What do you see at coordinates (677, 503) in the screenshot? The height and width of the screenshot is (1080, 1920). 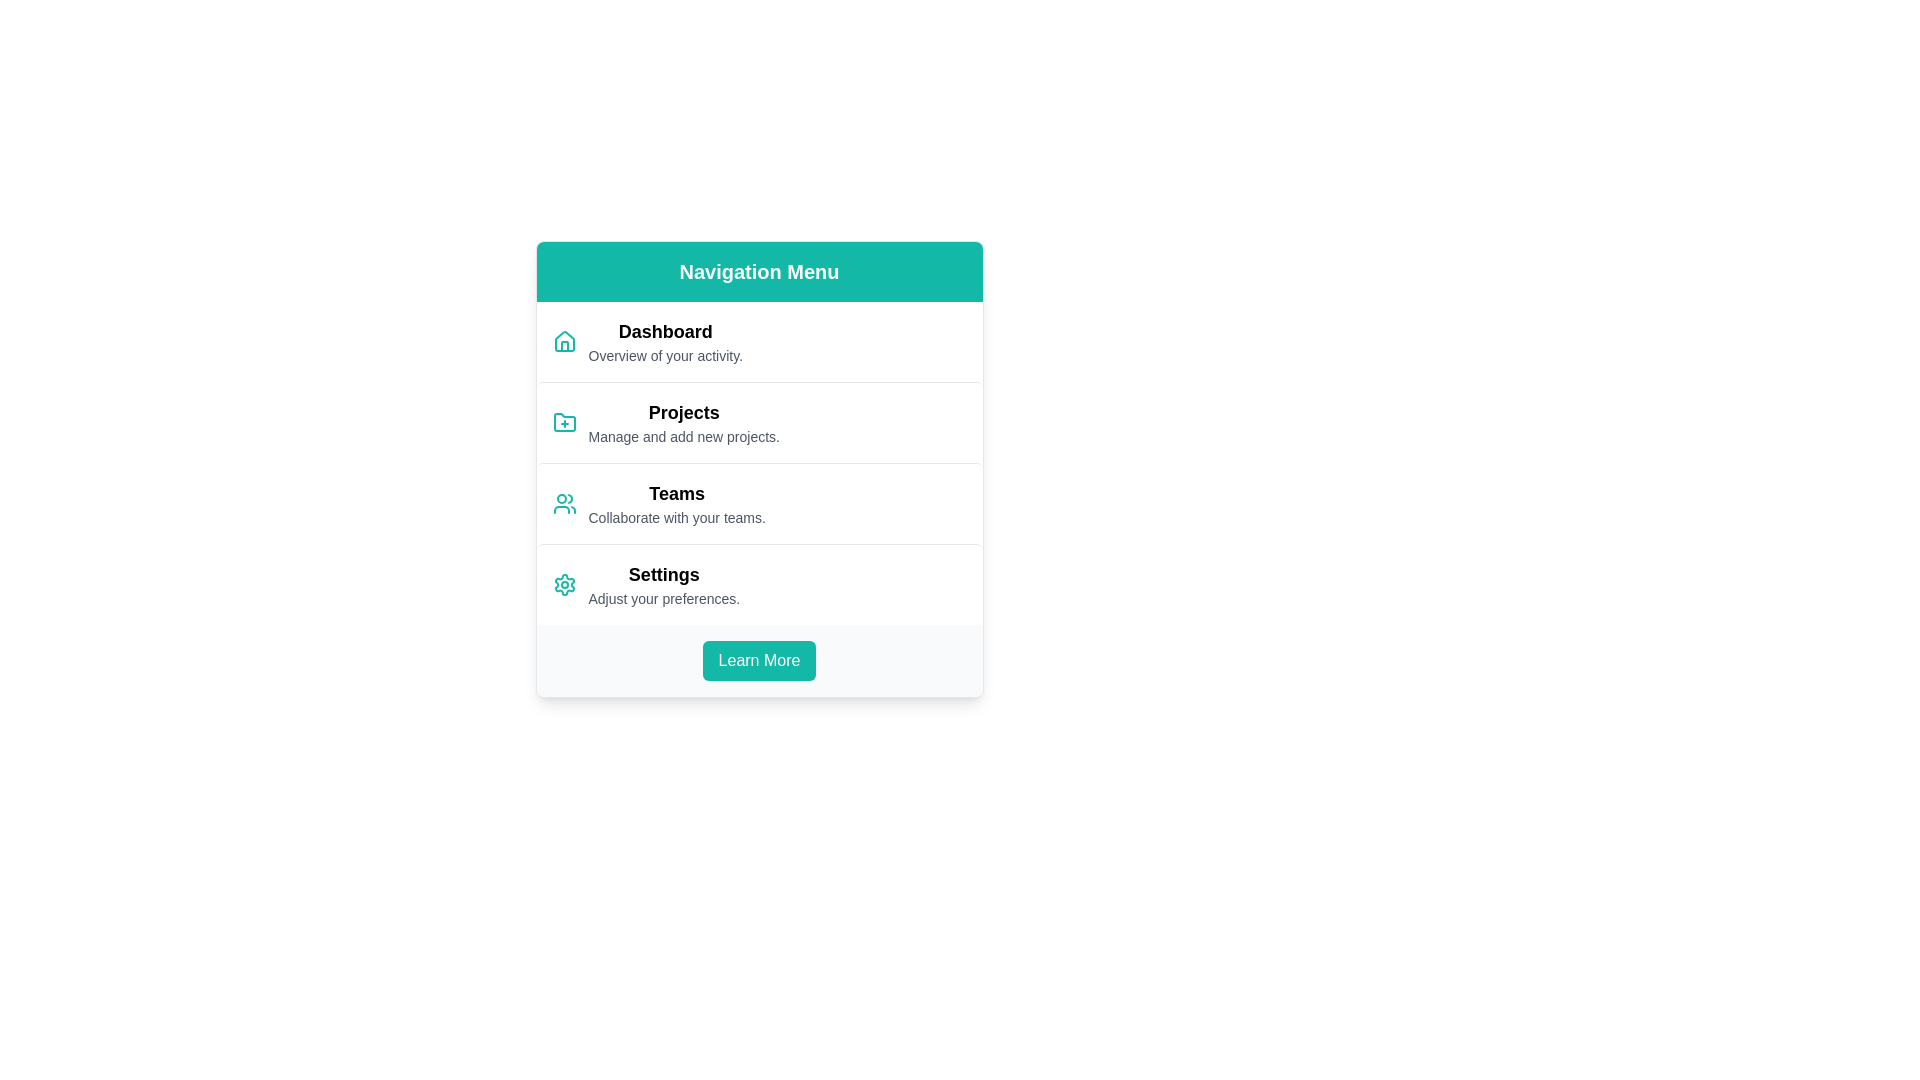 I see `the 'Teams' navigation option in the vertical menu` at bounding box center [677, 503].